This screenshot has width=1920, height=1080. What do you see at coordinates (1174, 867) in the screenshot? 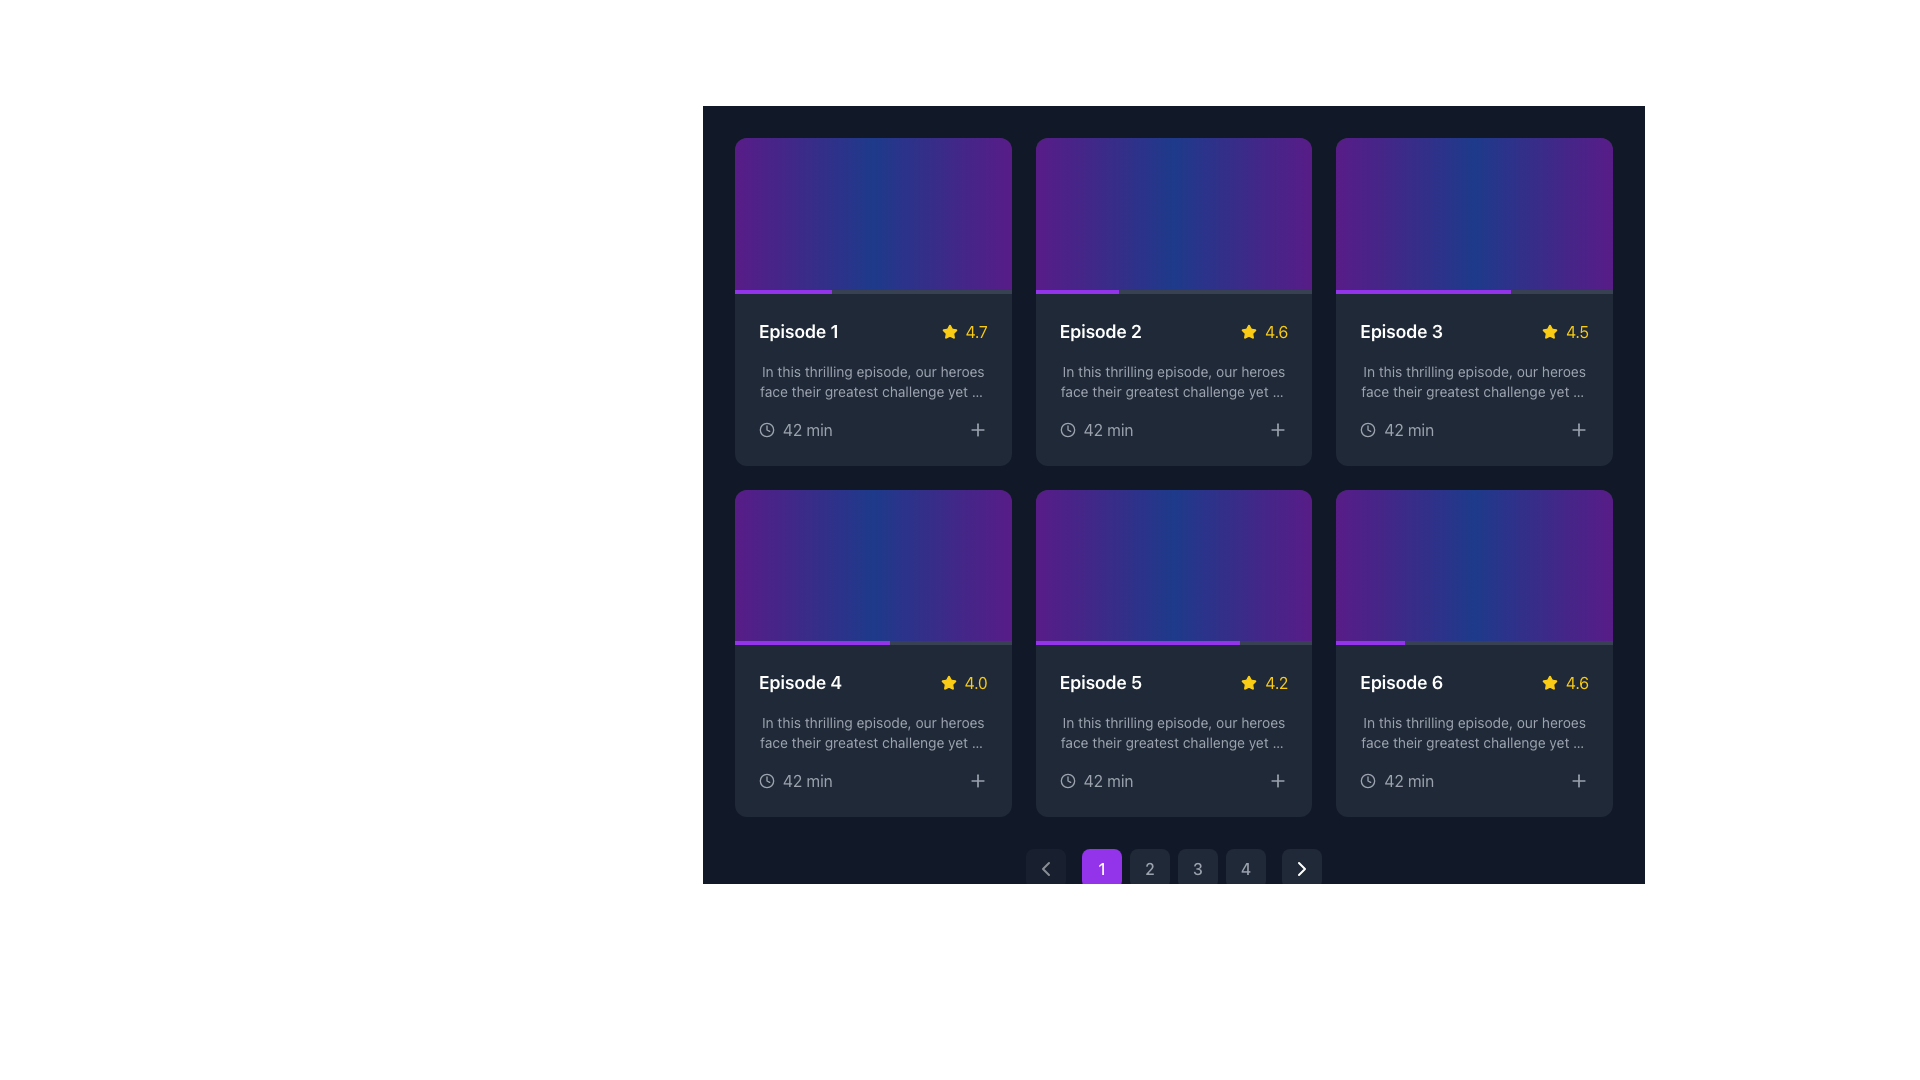
I see `the circular button labeled '2' in the pagination control` at bounding box center [1174, 867].